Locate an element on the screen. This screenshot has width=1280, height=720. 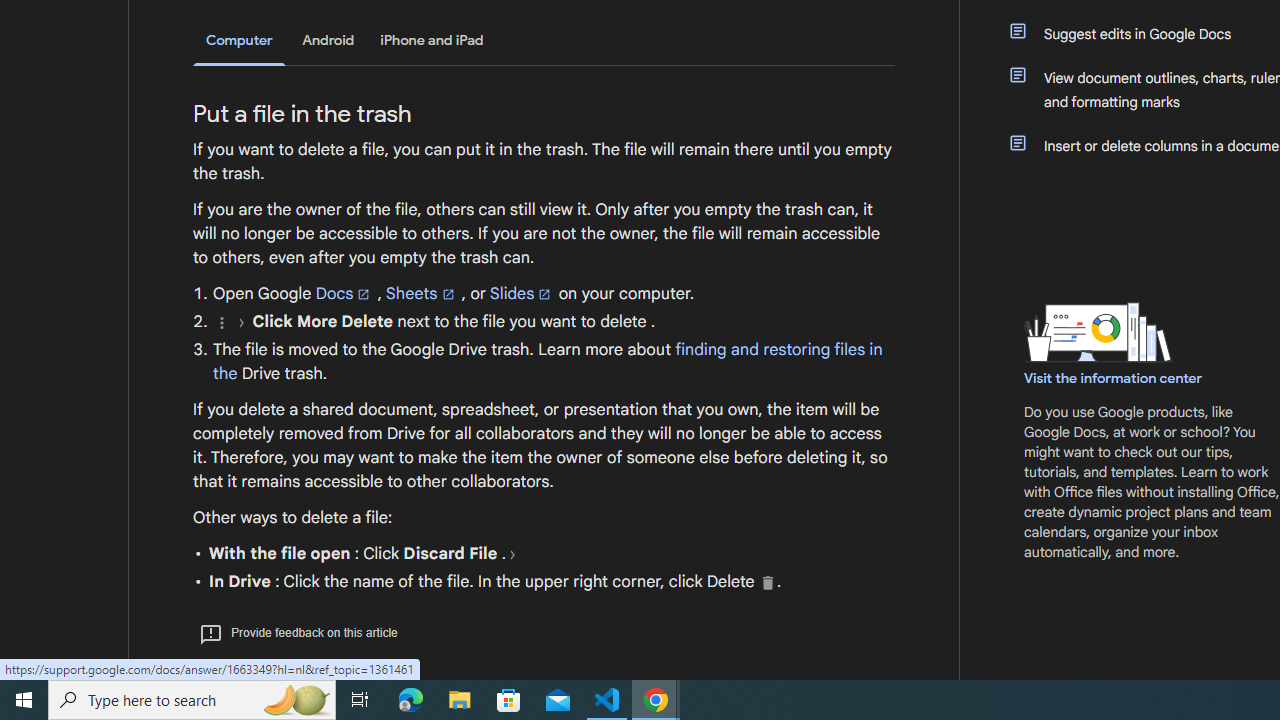
'Sheets' is located at coordinates (420, 293).